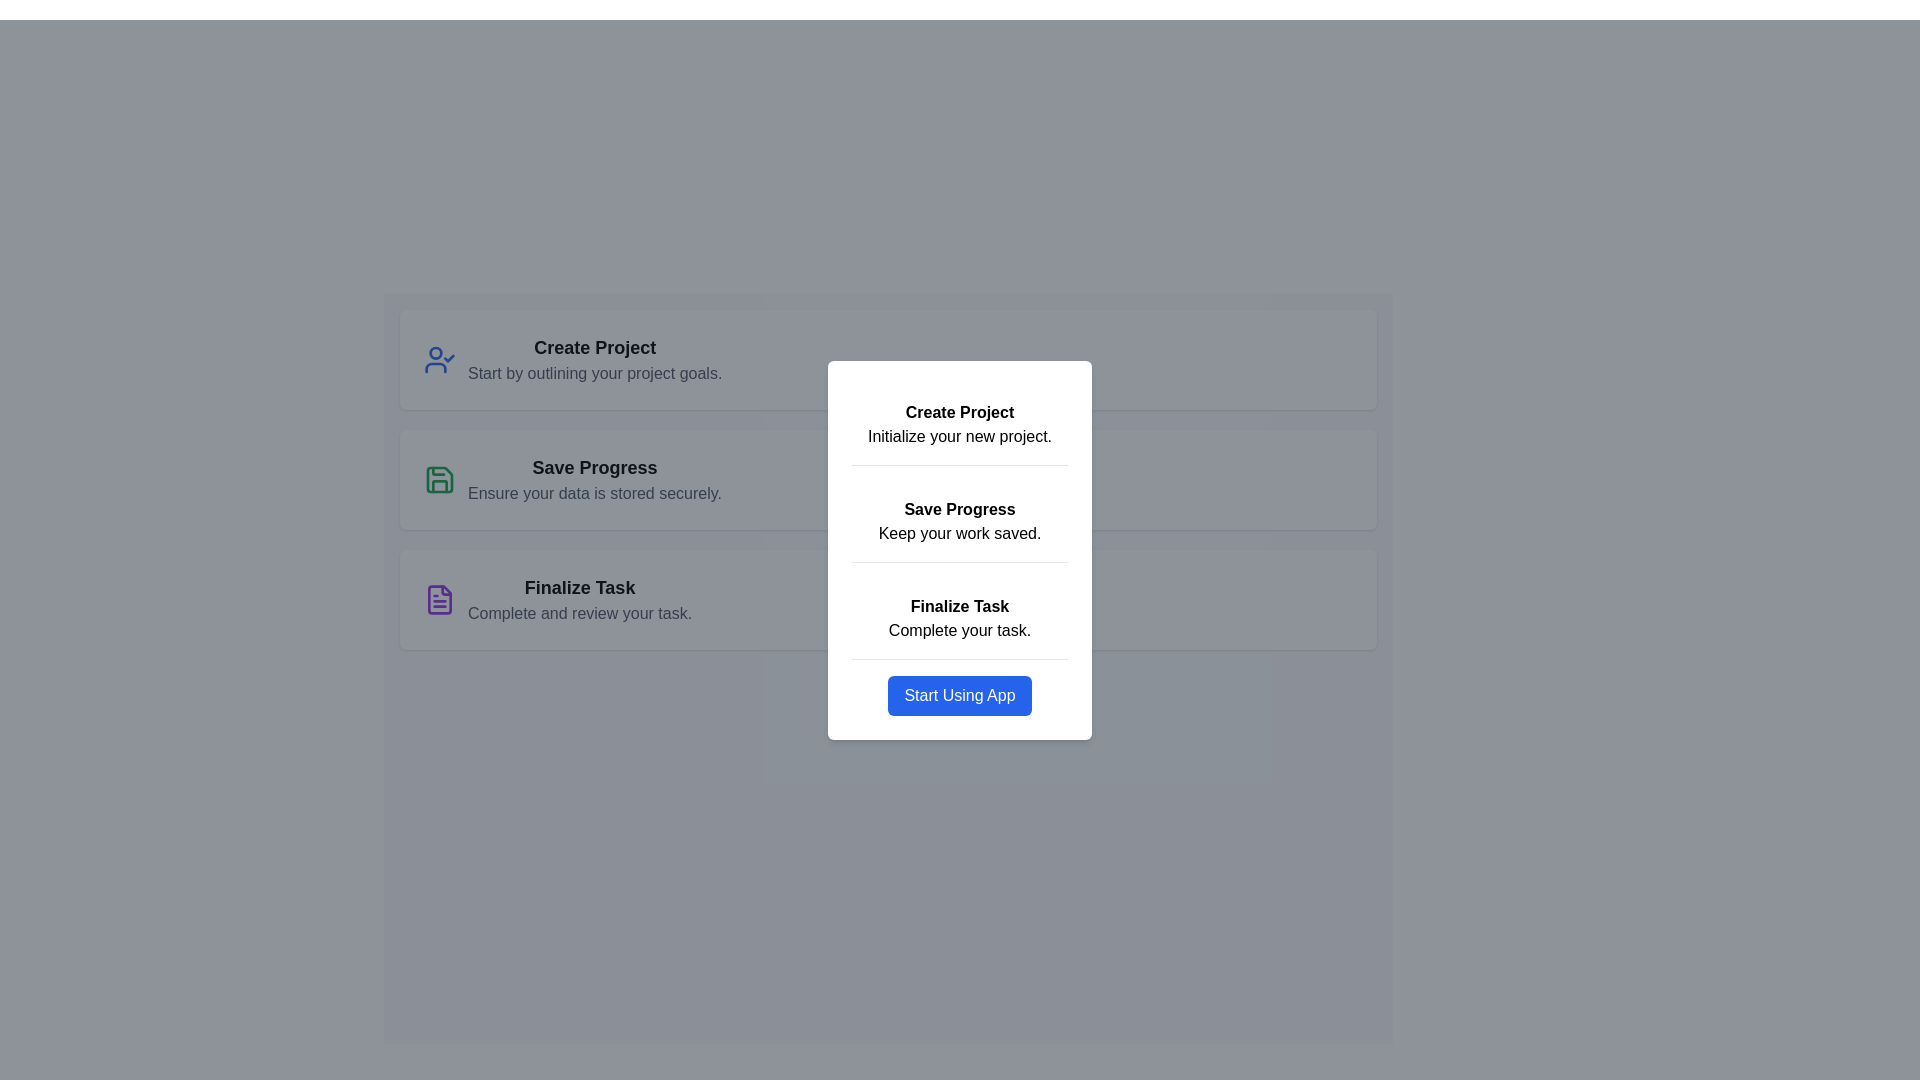 This screenshot has height=1080, width=1920. Describe the element at coordinates (579, 612) in the screenshot. I see `the text label located beneath the bold header in the 'Finalize Task' card layout, which serves as a descriptive label or subtitle` at that location.